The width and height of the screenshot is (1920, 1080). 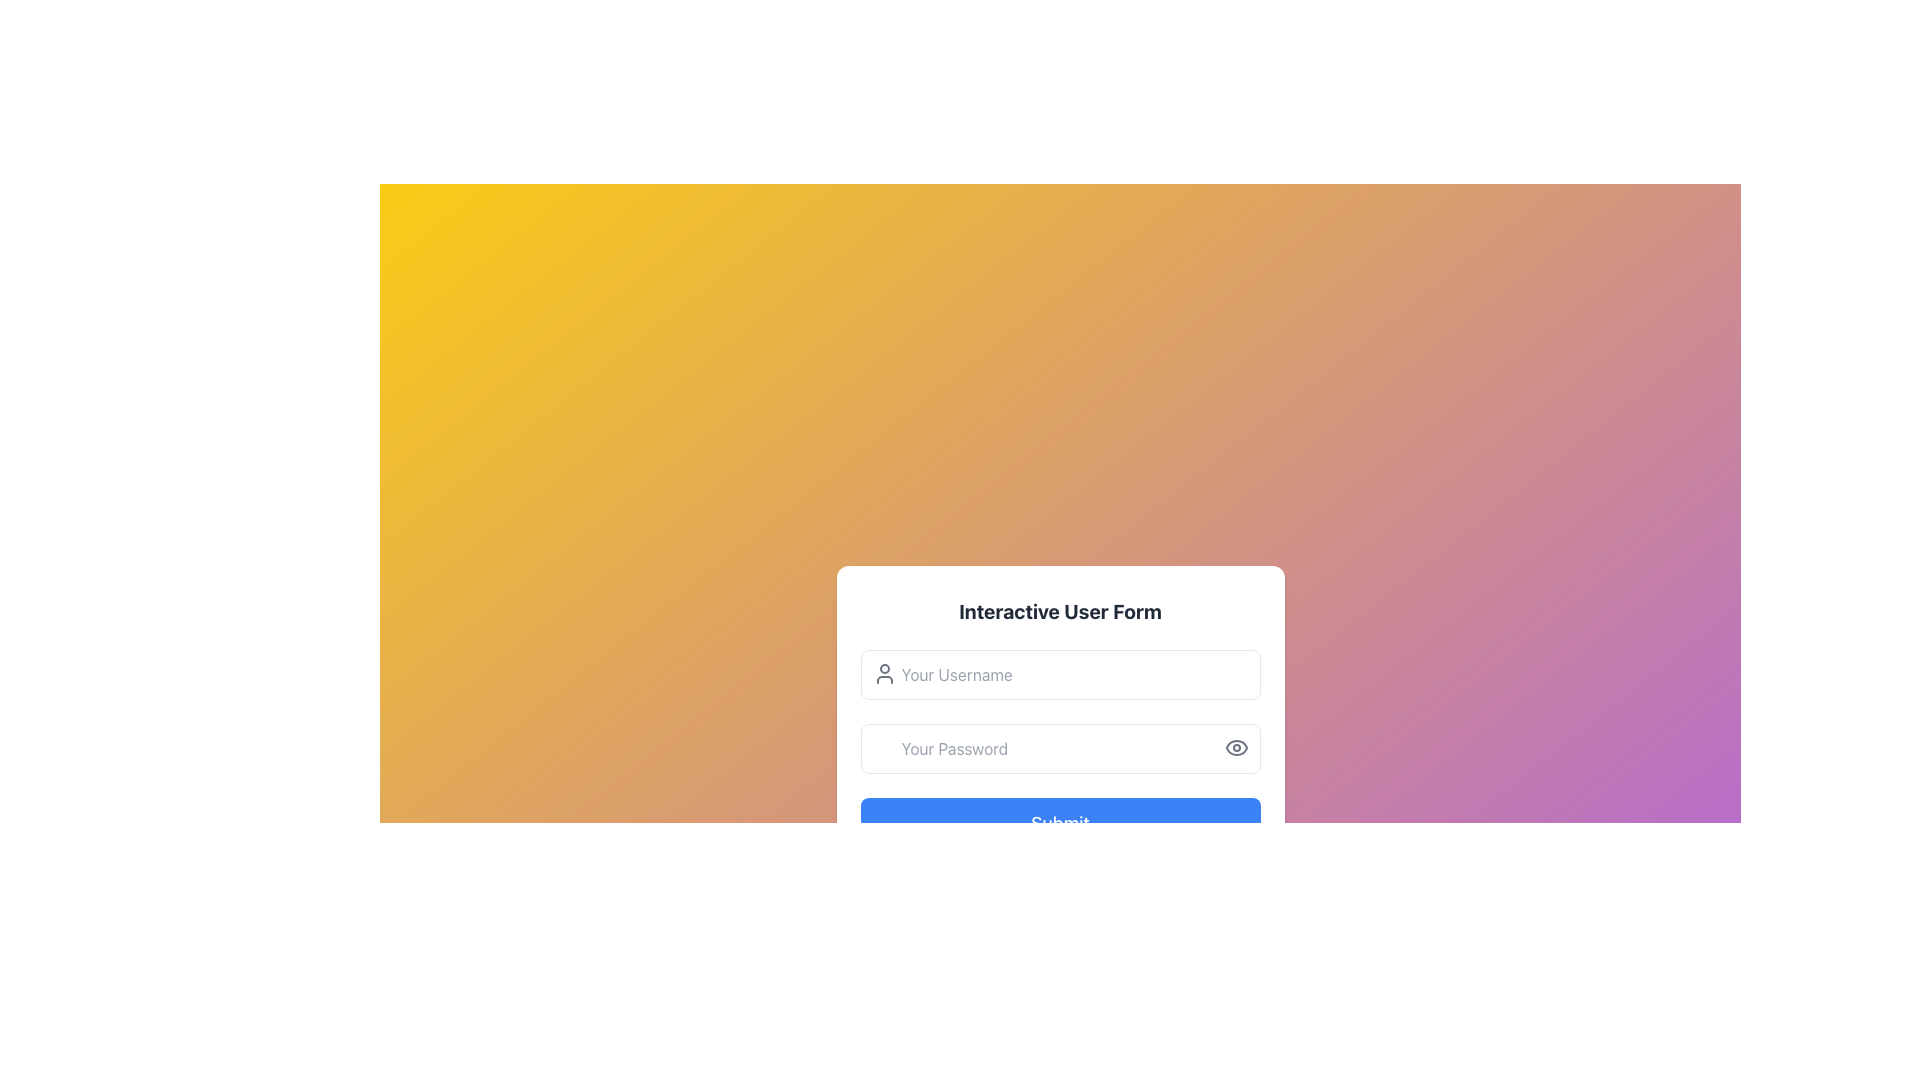 What do you see at coordinates (1059, 748) in the screenshot?
I see `the Password input field which is a rectangular input field with rounded corners, light gray borders, and a placeholder text that reads 'Your Password'` at bounding box center [1059, 748].